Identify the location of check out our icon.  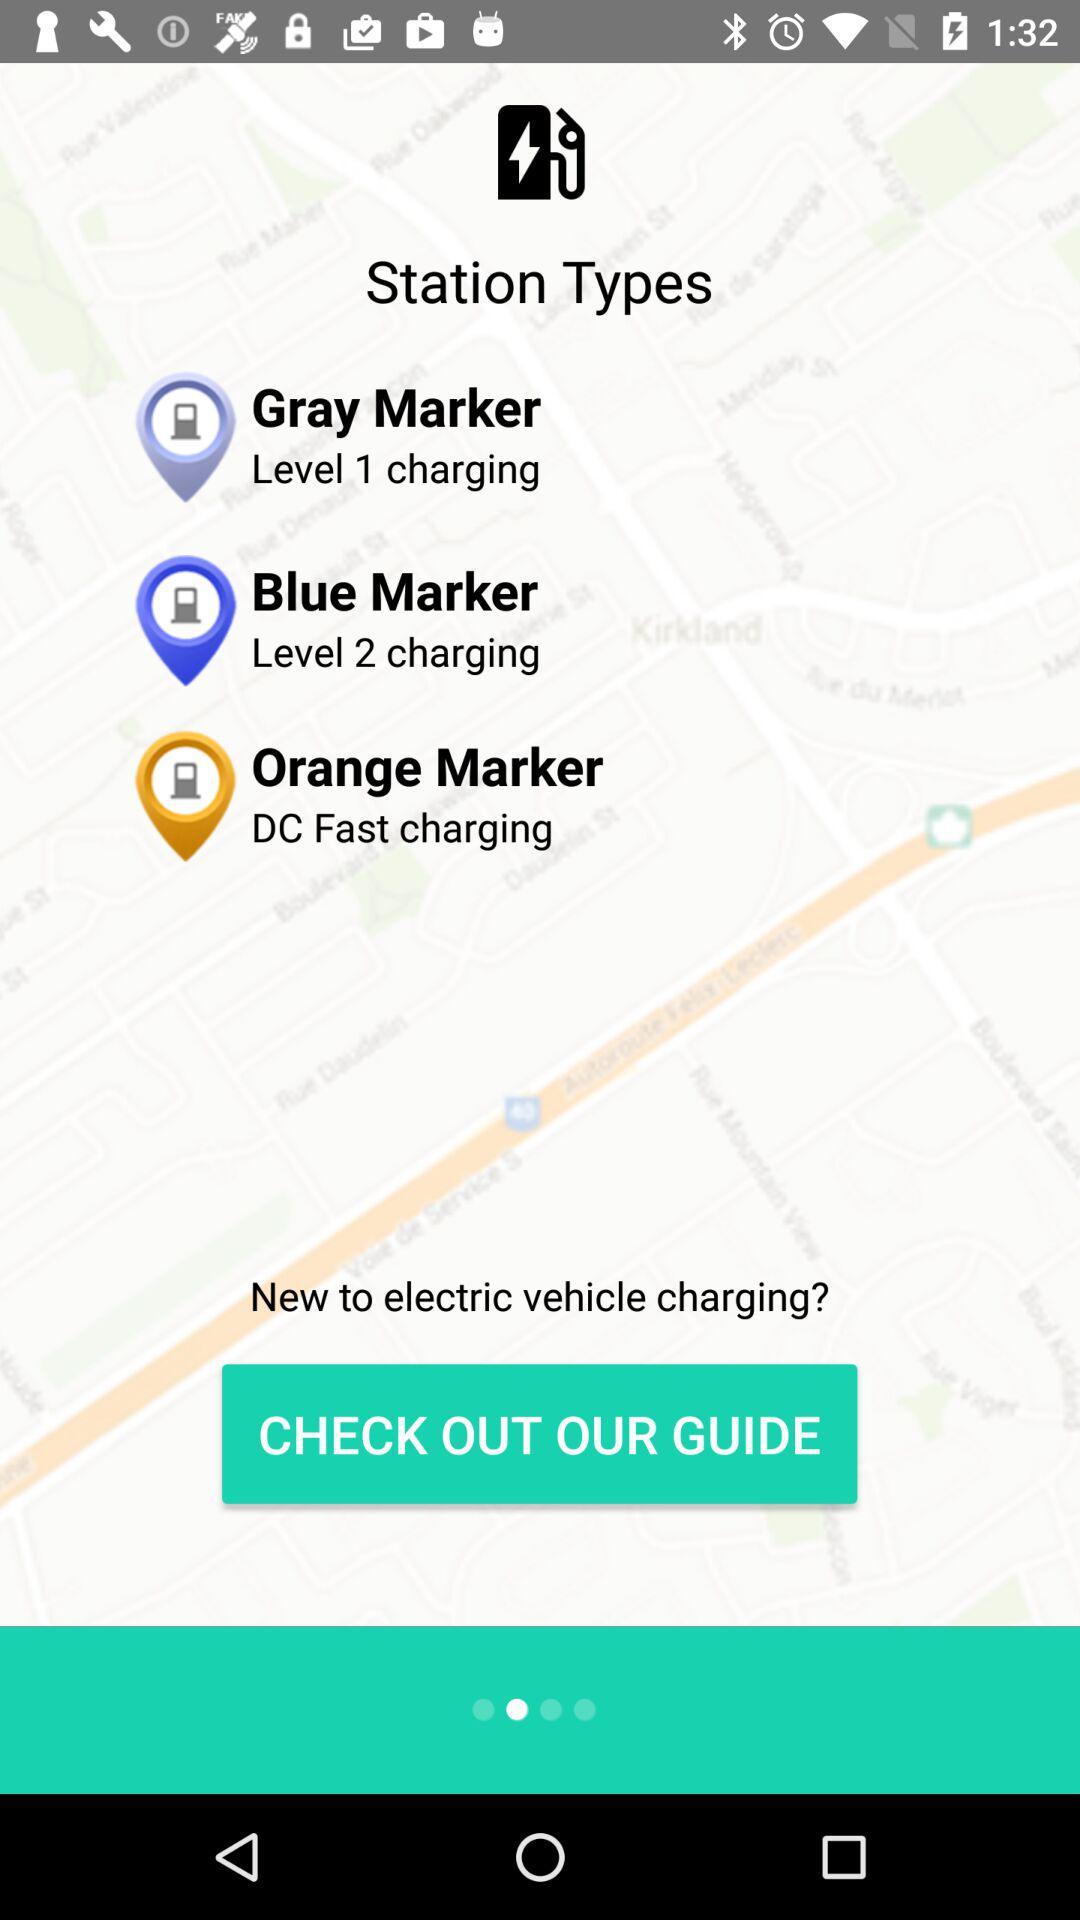
(538, 1433).